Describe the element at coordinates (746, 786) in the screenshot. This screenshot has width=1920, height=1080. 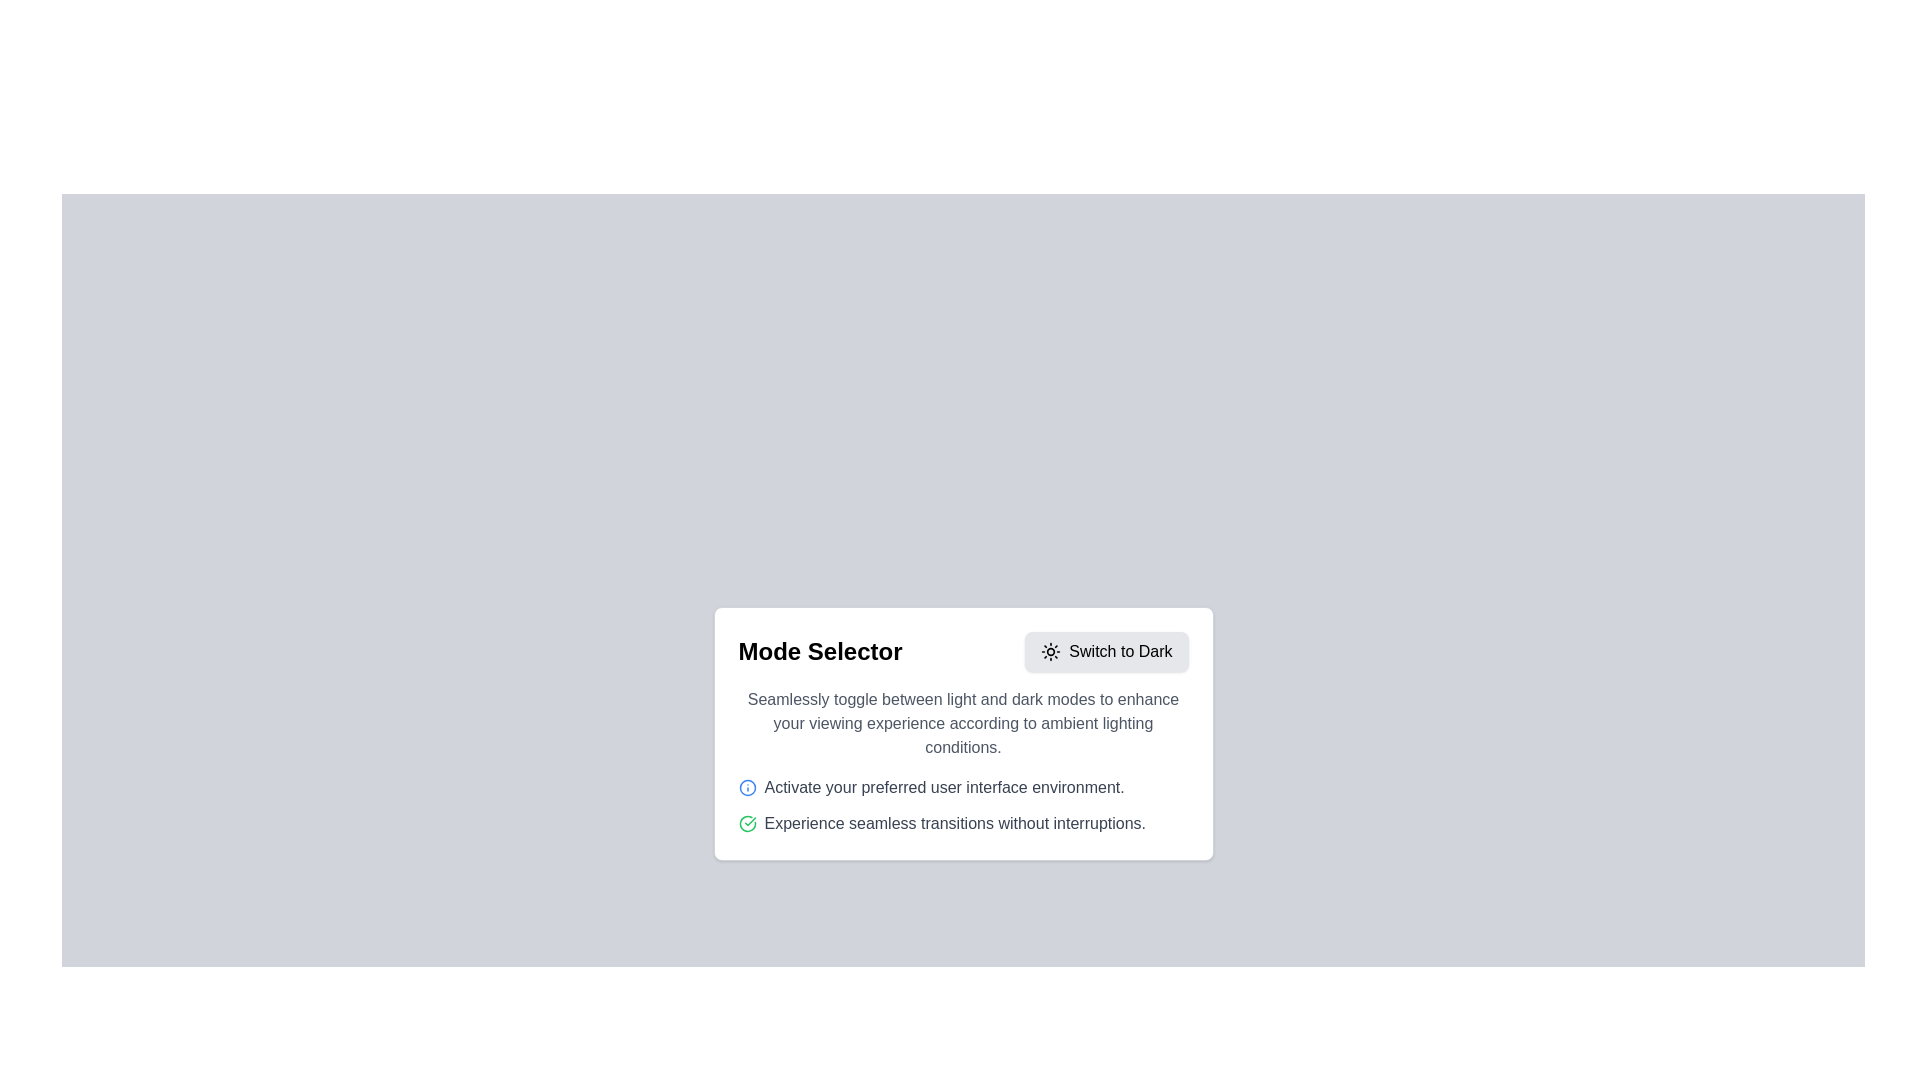
I see `information icon located near the text 'Activate your preferred user interface environment.'` at that location.